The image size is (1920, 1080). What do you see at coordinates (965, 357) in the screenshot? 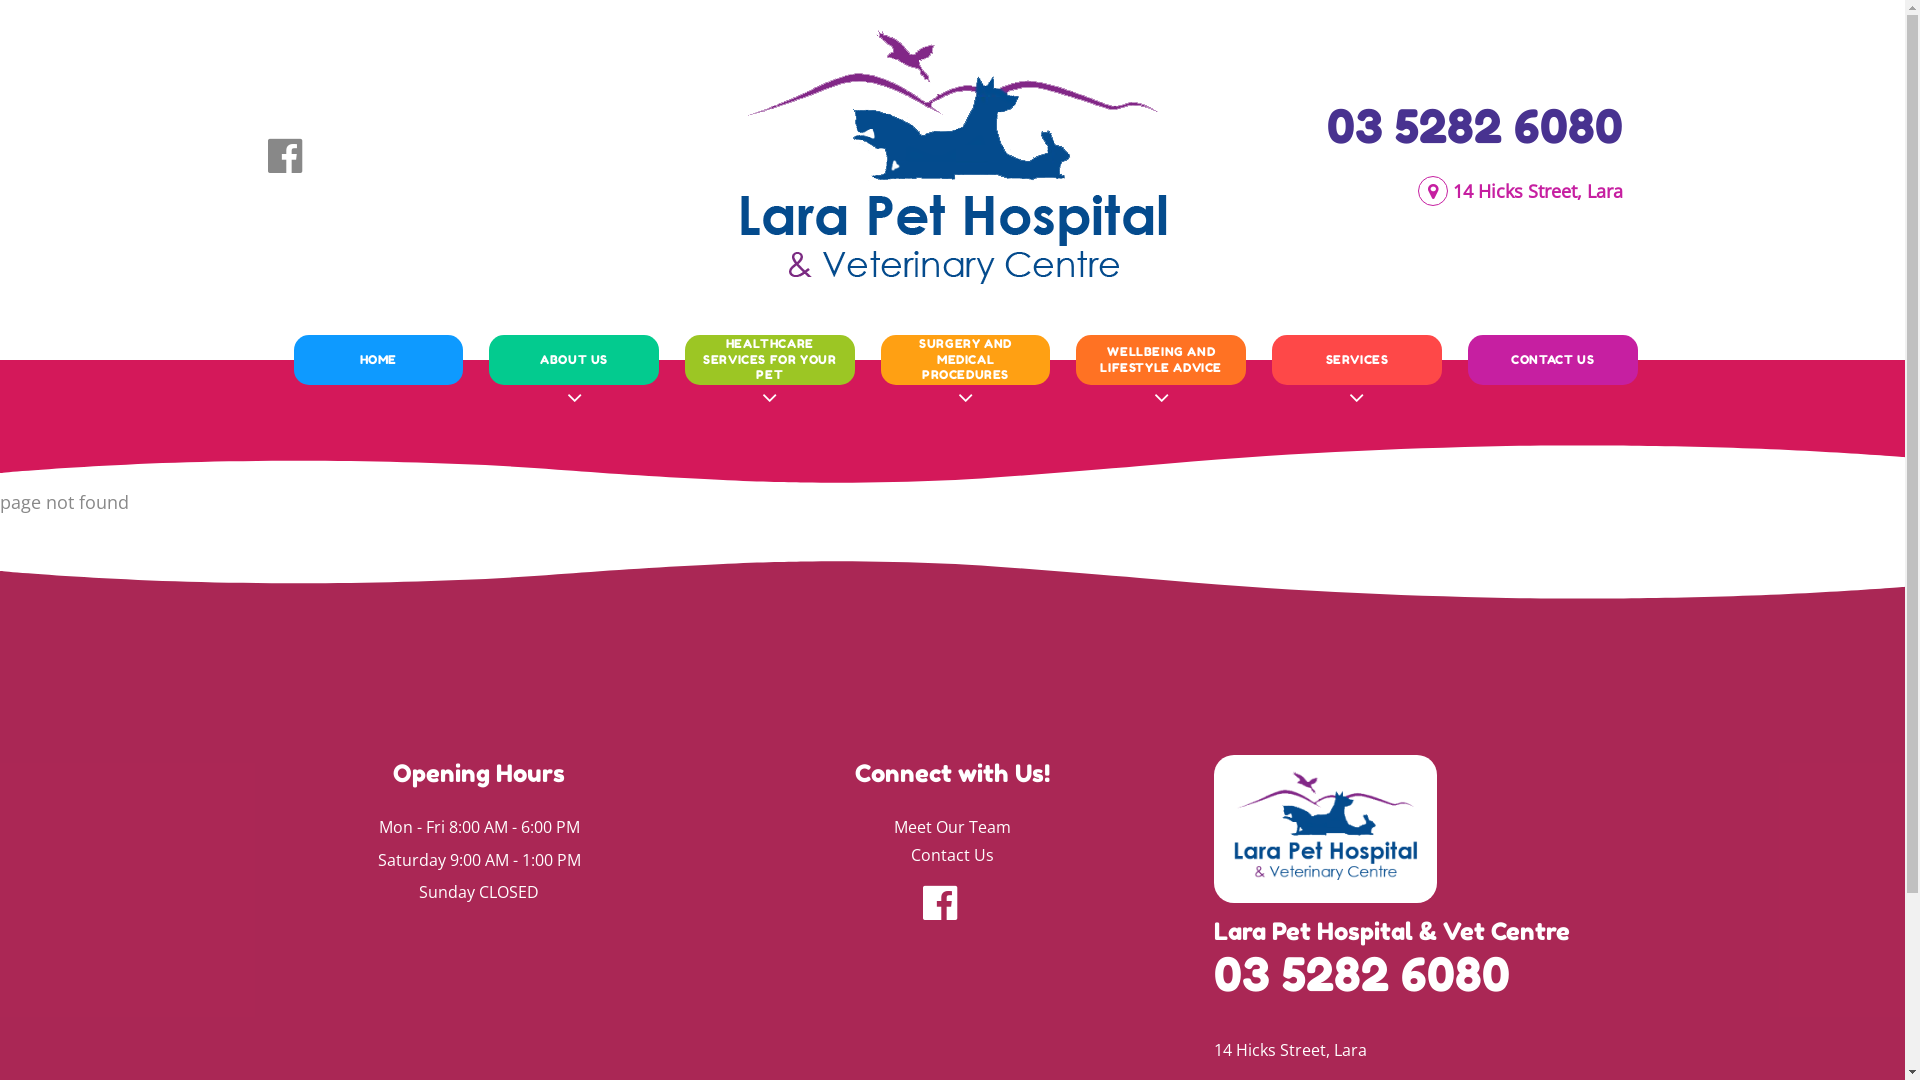
I see `'SURGERY AND MEDICAL PROCEDURES'` at bounding box center [965, 357].